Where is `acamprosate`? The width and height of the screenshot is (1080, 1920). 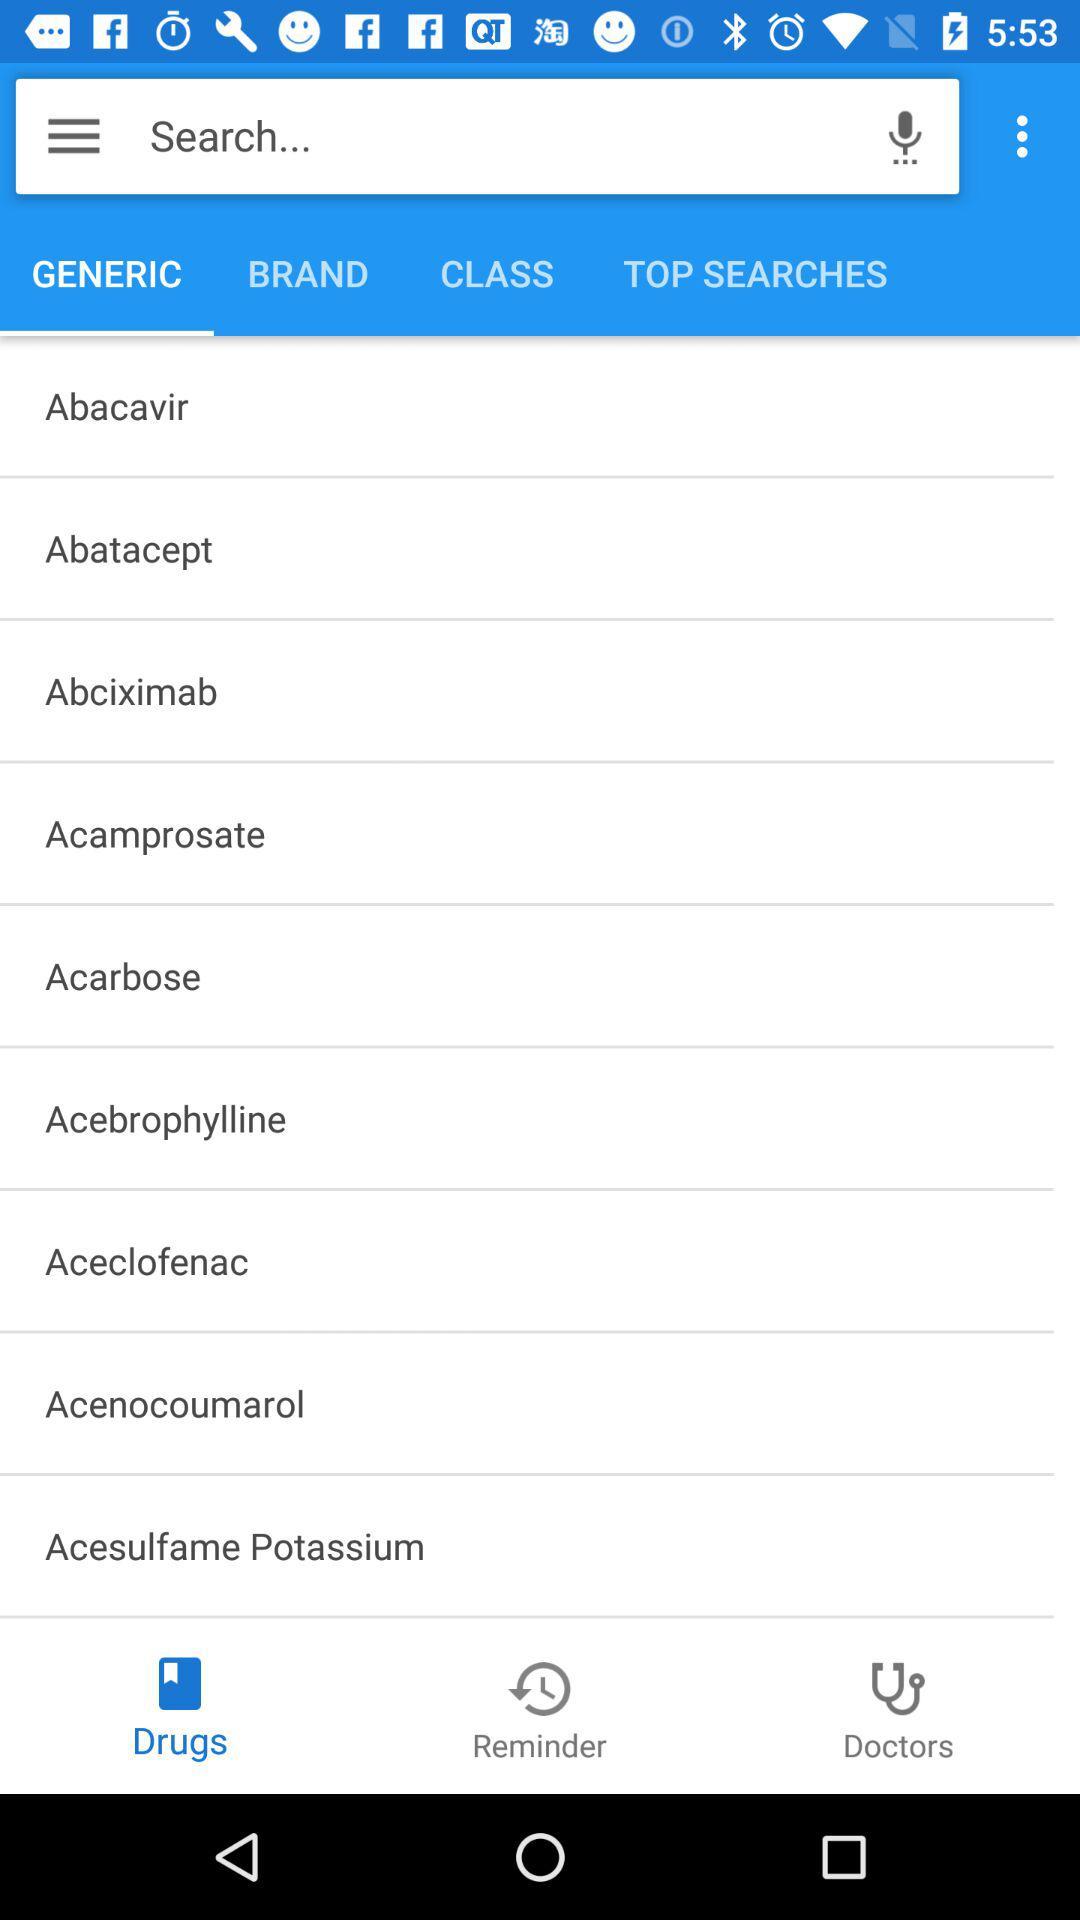
acamprosate is located at coordinates (525, 833).